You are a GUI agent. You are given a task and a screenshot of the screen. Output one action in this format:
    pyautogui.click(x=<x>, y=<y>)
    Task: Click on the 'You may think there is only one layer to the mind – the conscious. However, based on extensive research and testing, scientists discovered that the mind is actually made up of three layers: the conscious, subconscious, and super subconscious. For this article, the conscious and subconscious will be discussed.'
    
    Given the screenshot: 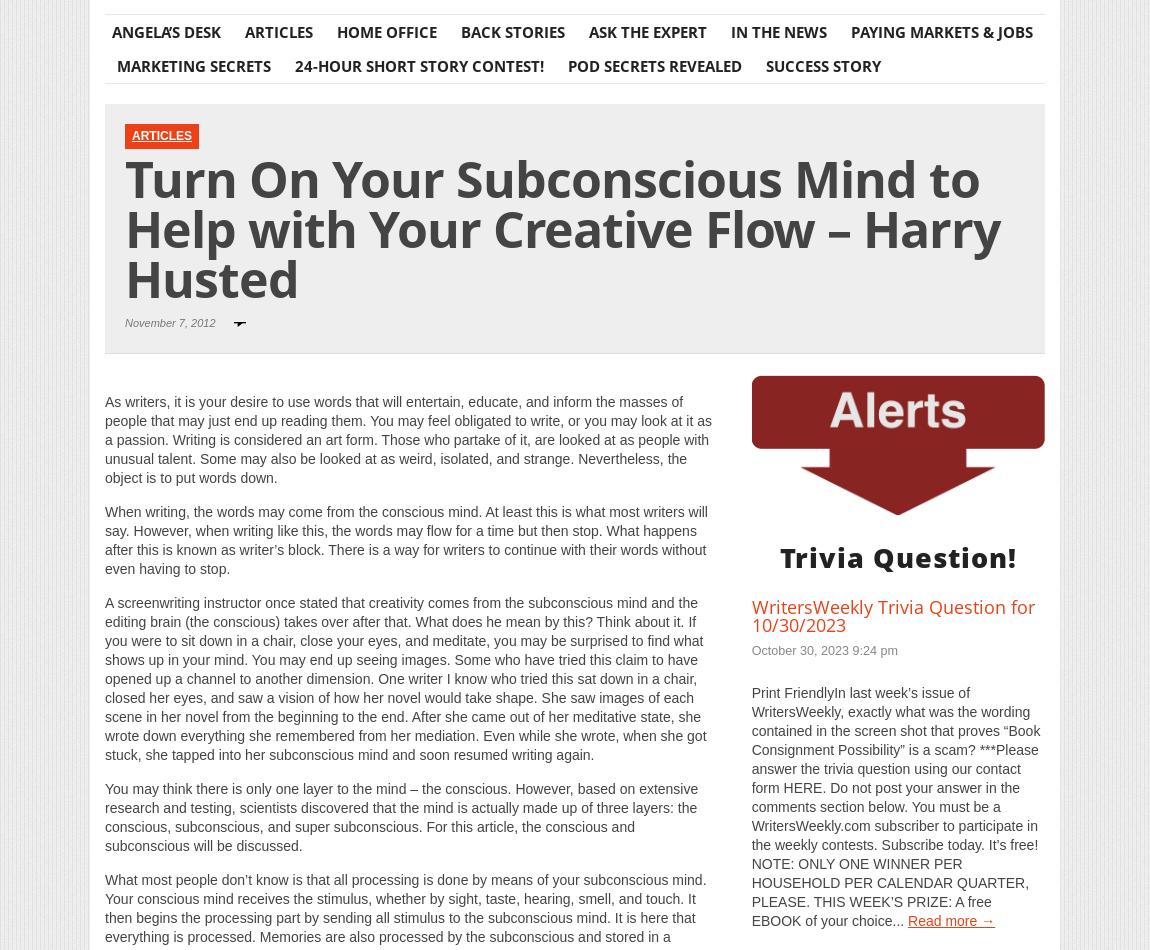 What is the action you would take?
    pyautogui.click(x=103, y=815)
    